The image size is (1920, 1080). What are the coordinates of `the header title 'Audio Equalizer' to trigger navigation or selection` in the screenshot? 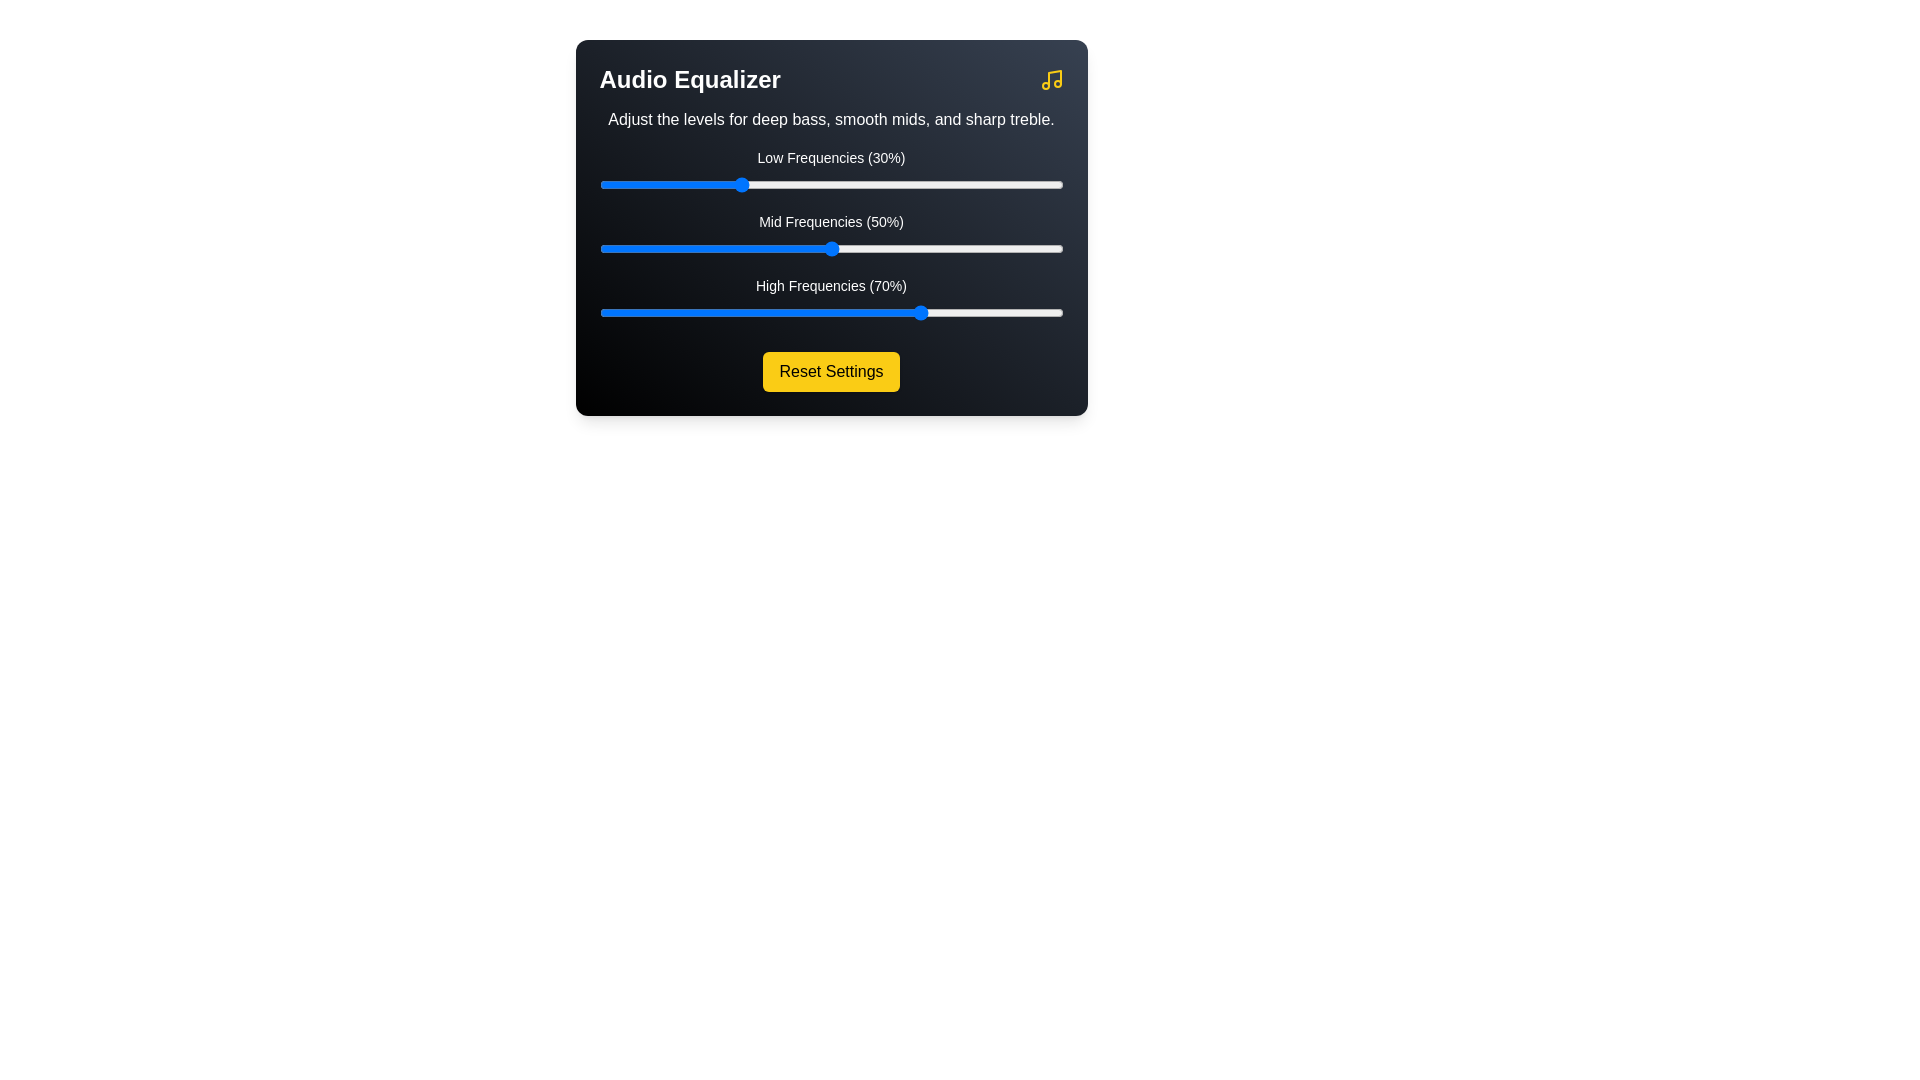 It's located at (690, 79).